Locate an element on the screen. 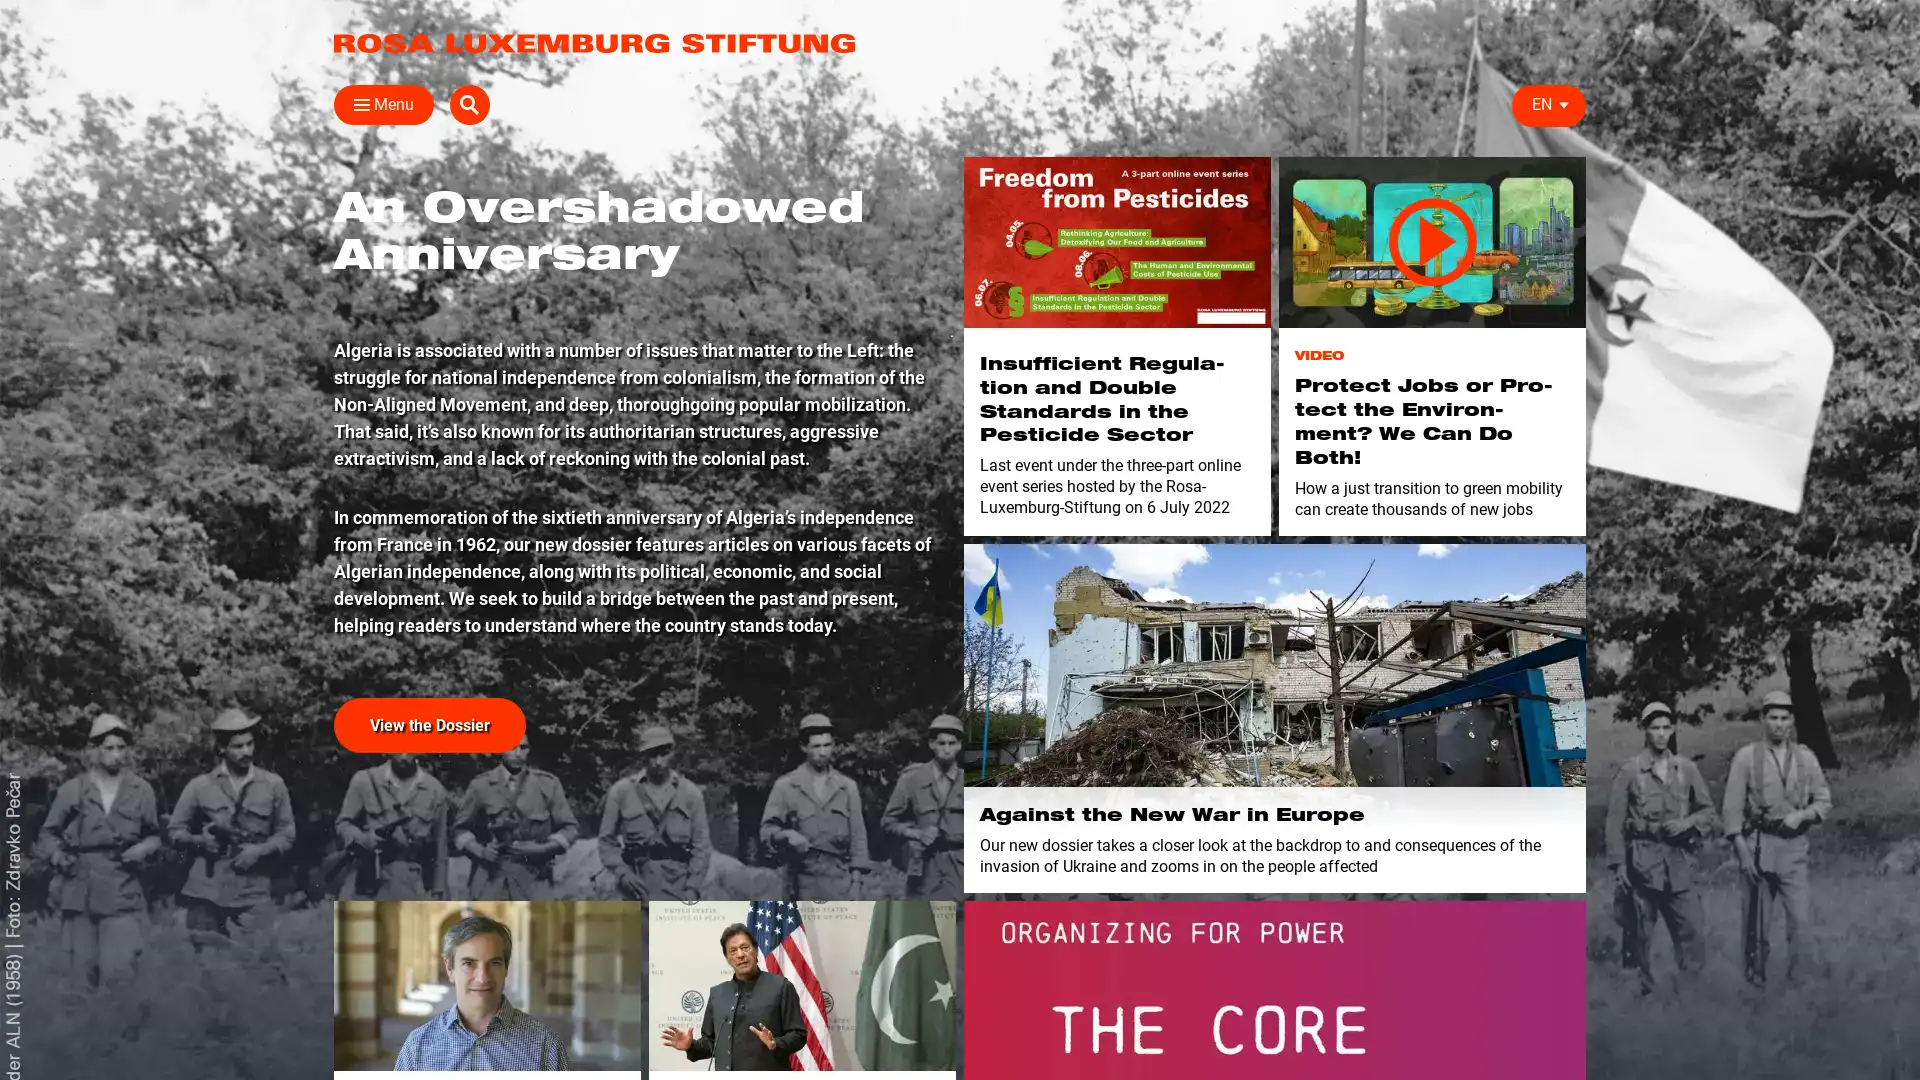  Show more / less is located at coordinates (325, 489).